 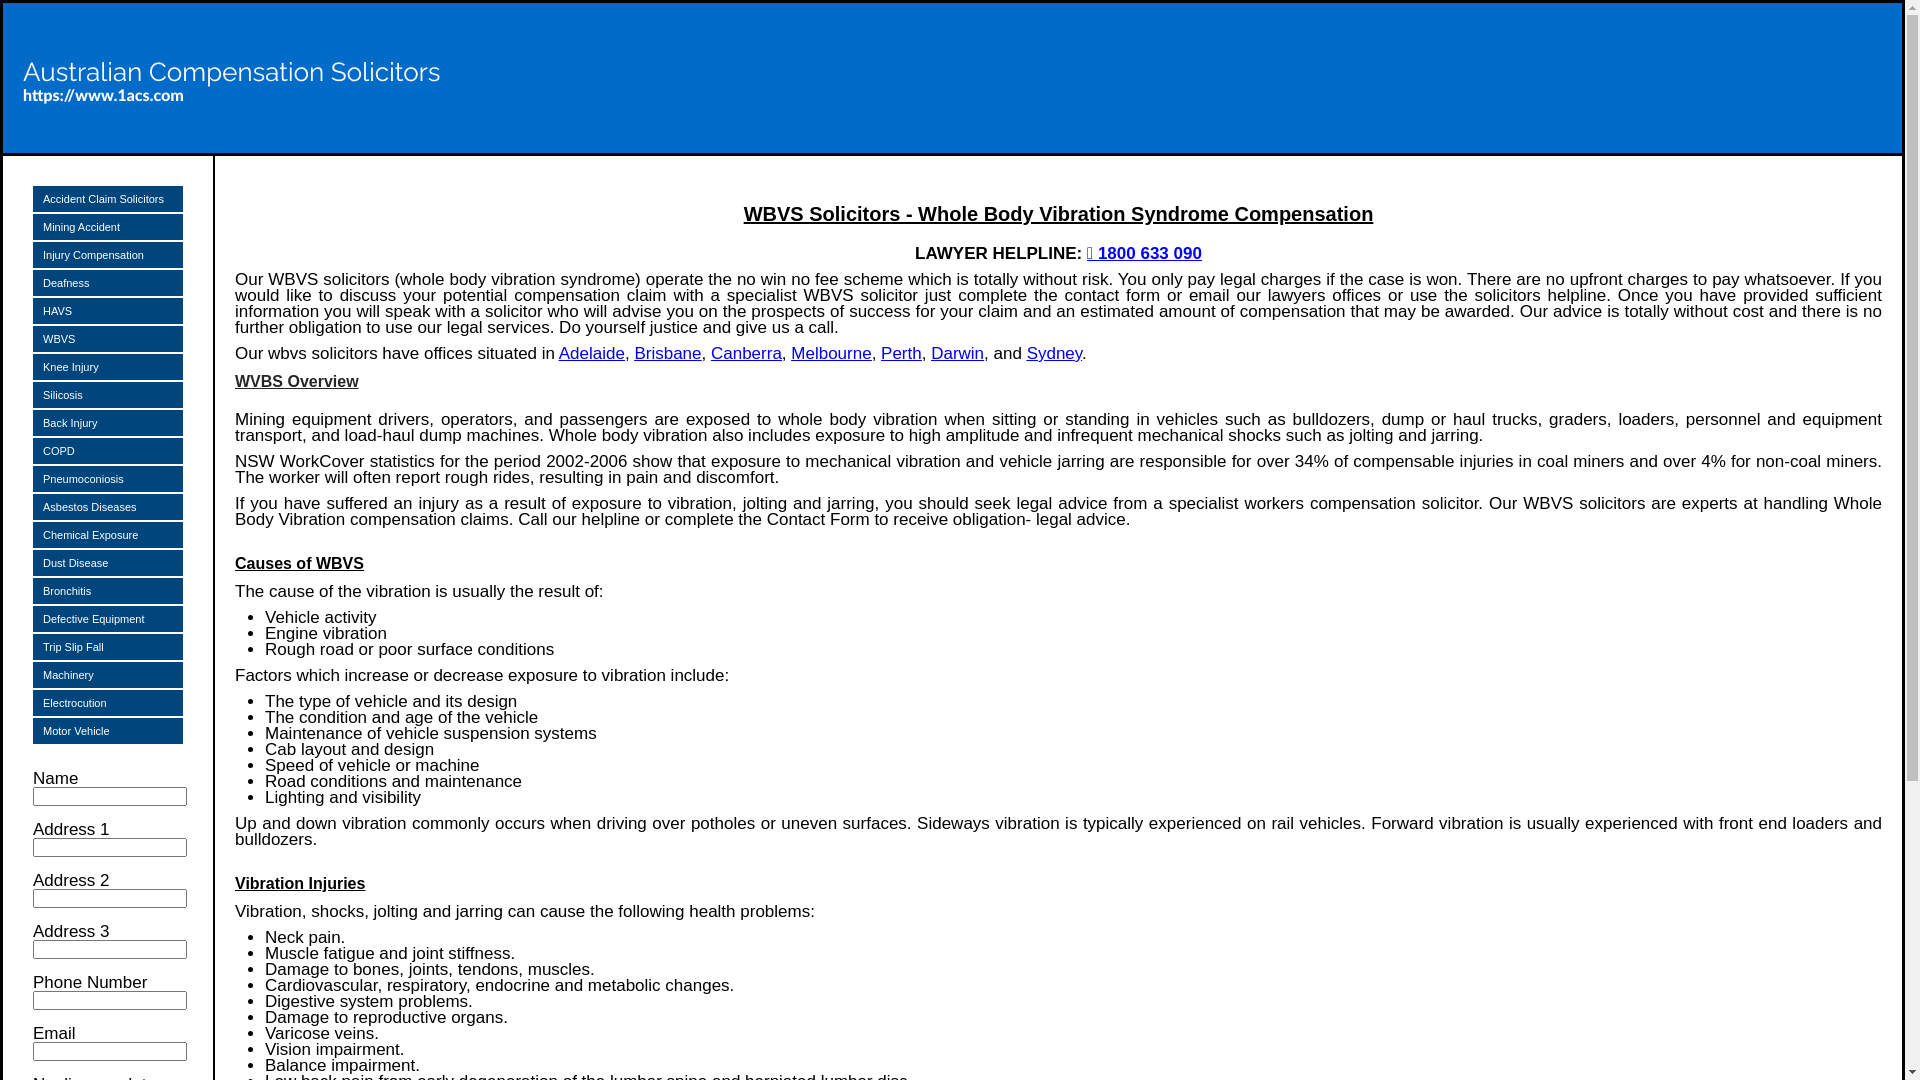 I want to click on 'Adelaide', so click(x=590, y=352).